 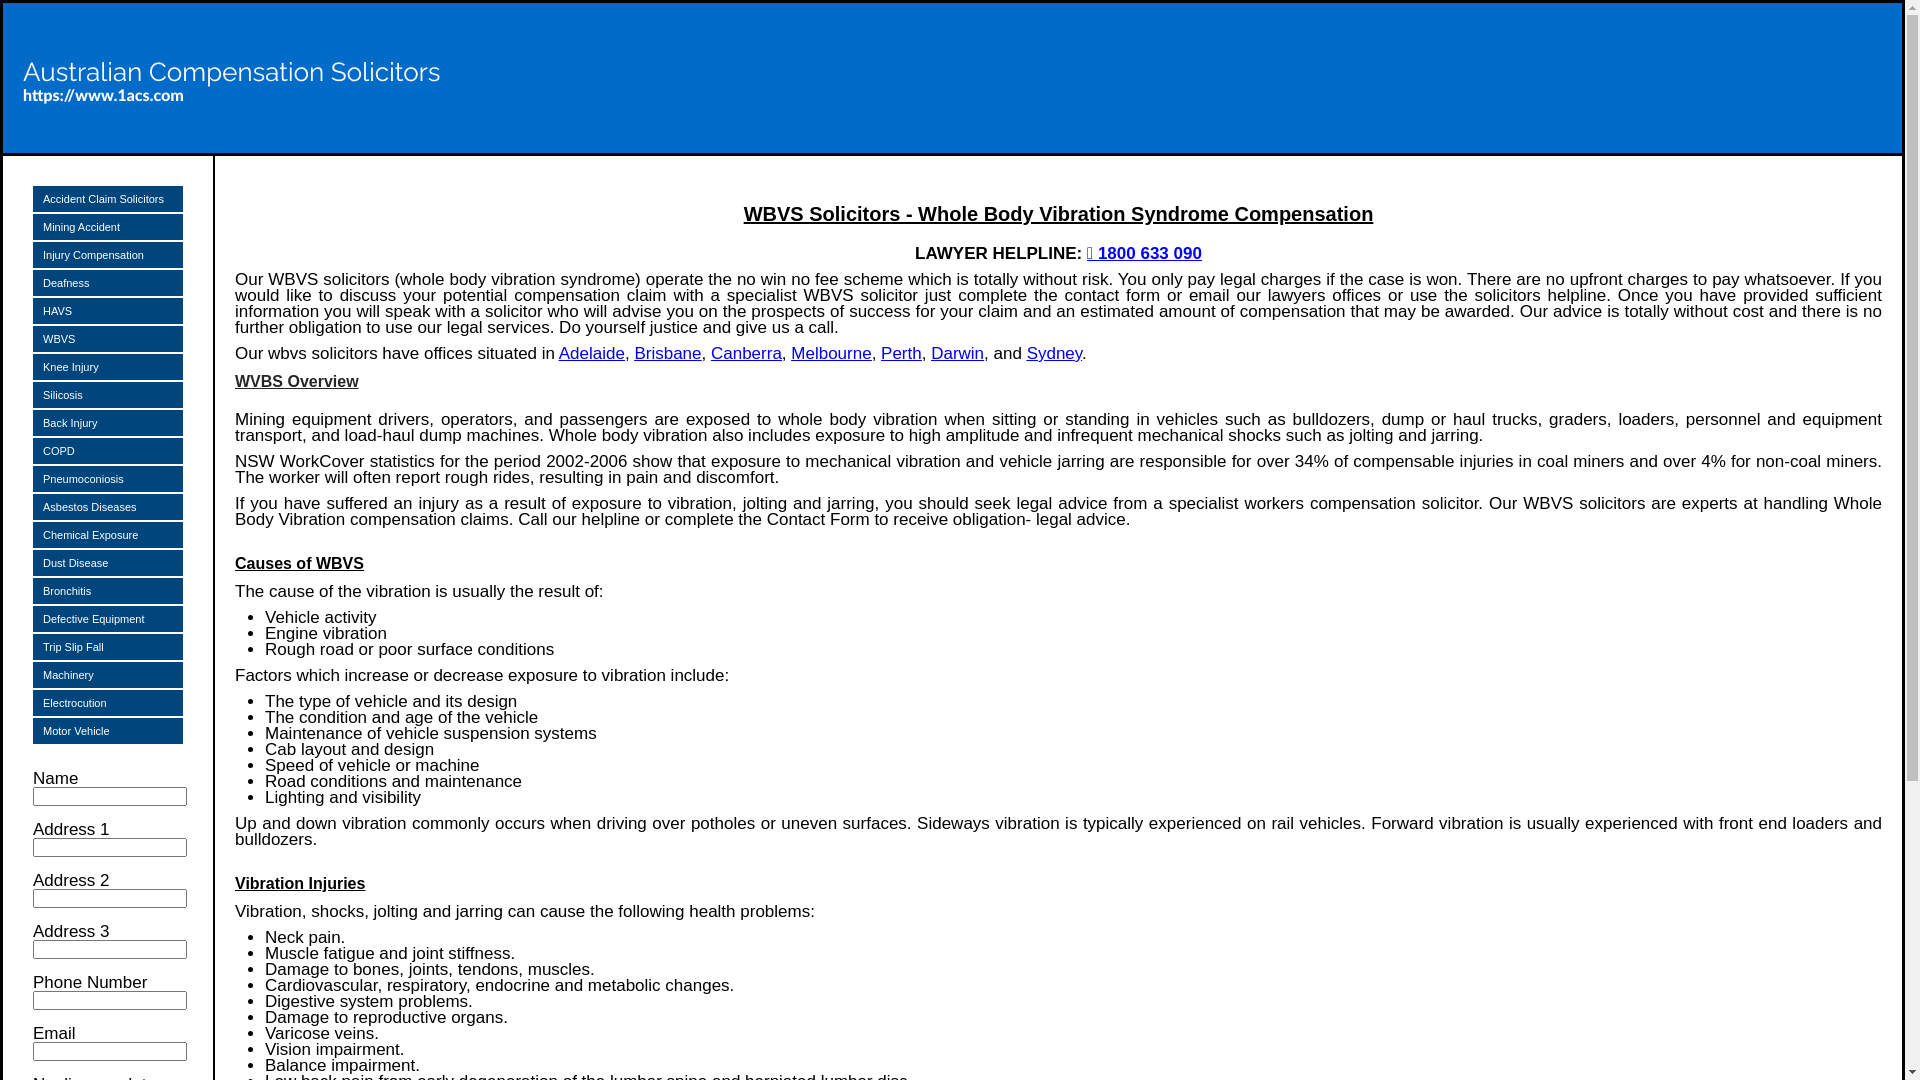 I want to click on 'Adelaide', so click(x=590, y=352).